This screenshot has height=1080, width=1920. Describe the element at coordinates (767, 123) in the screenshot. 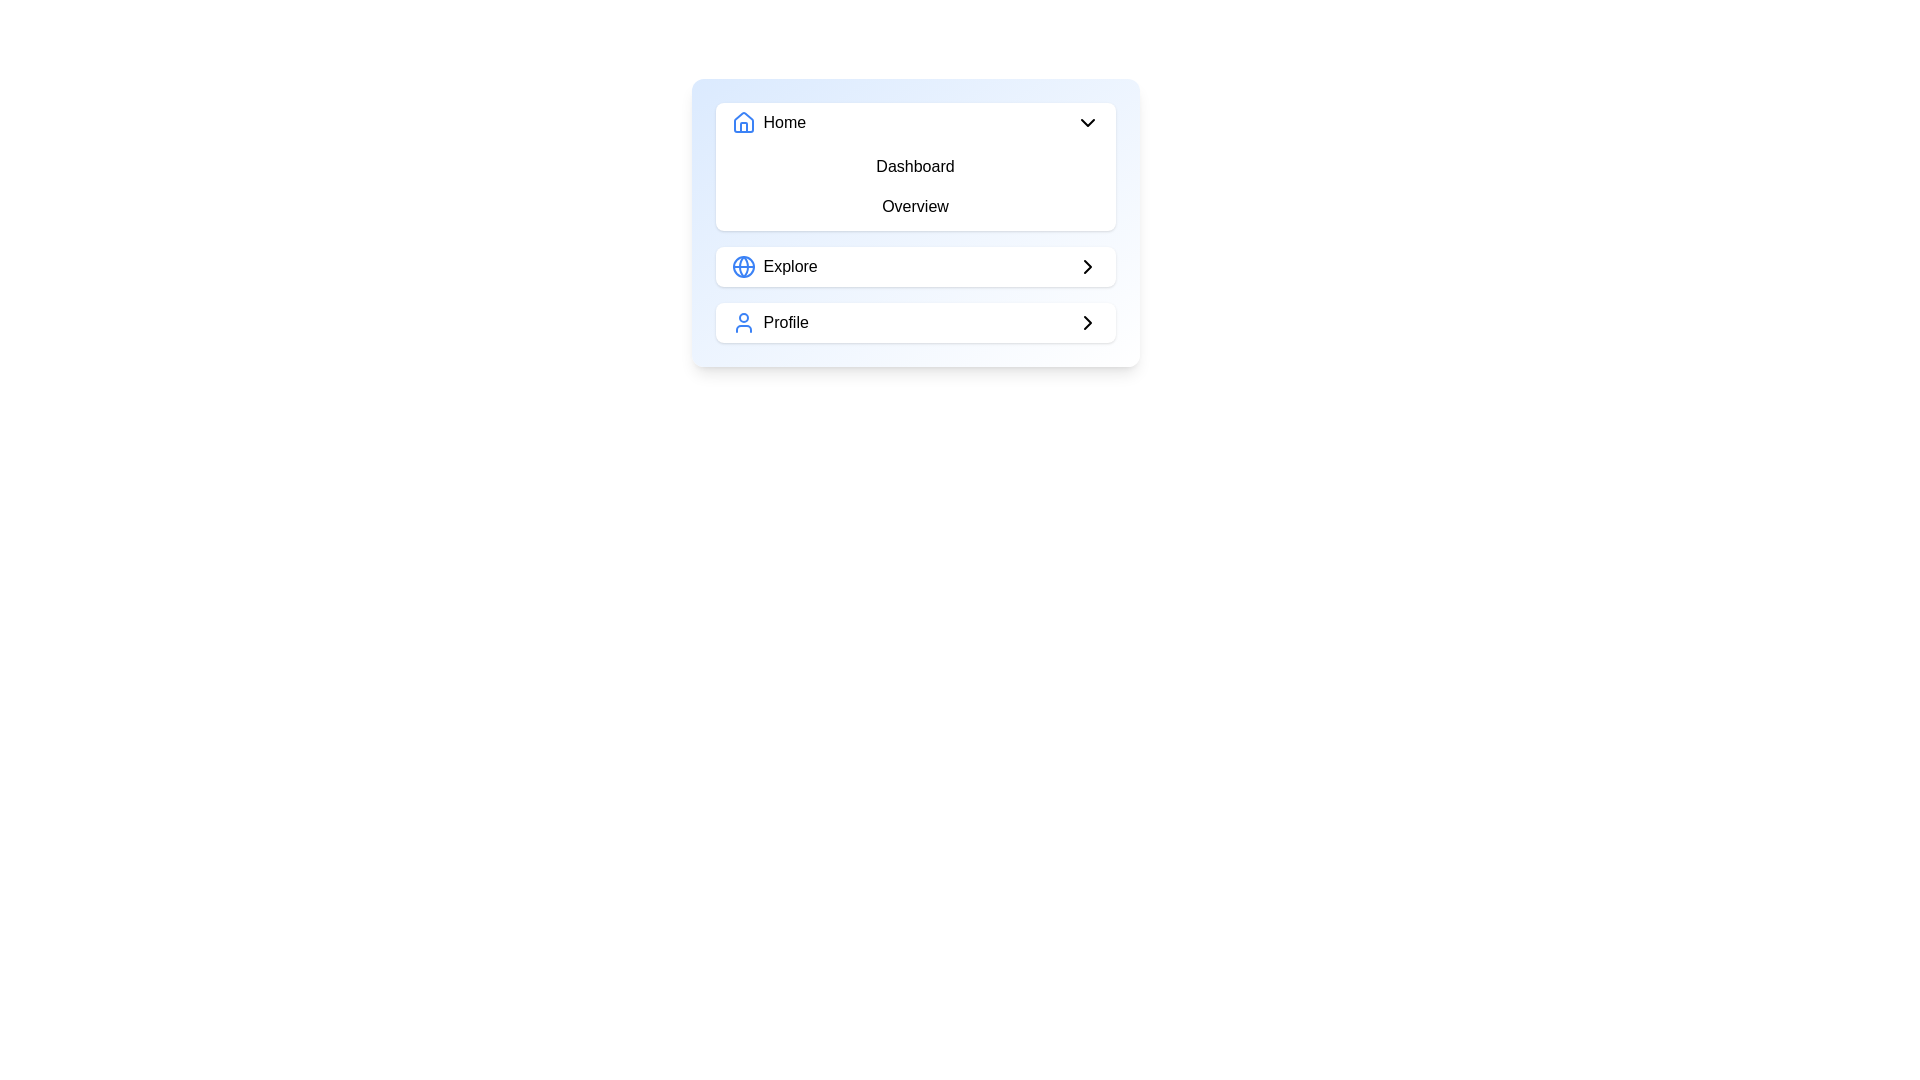

I see `the 'Home' text label with icon, which displays a bold 'Home' text and a blue house icon to its left` at that location.